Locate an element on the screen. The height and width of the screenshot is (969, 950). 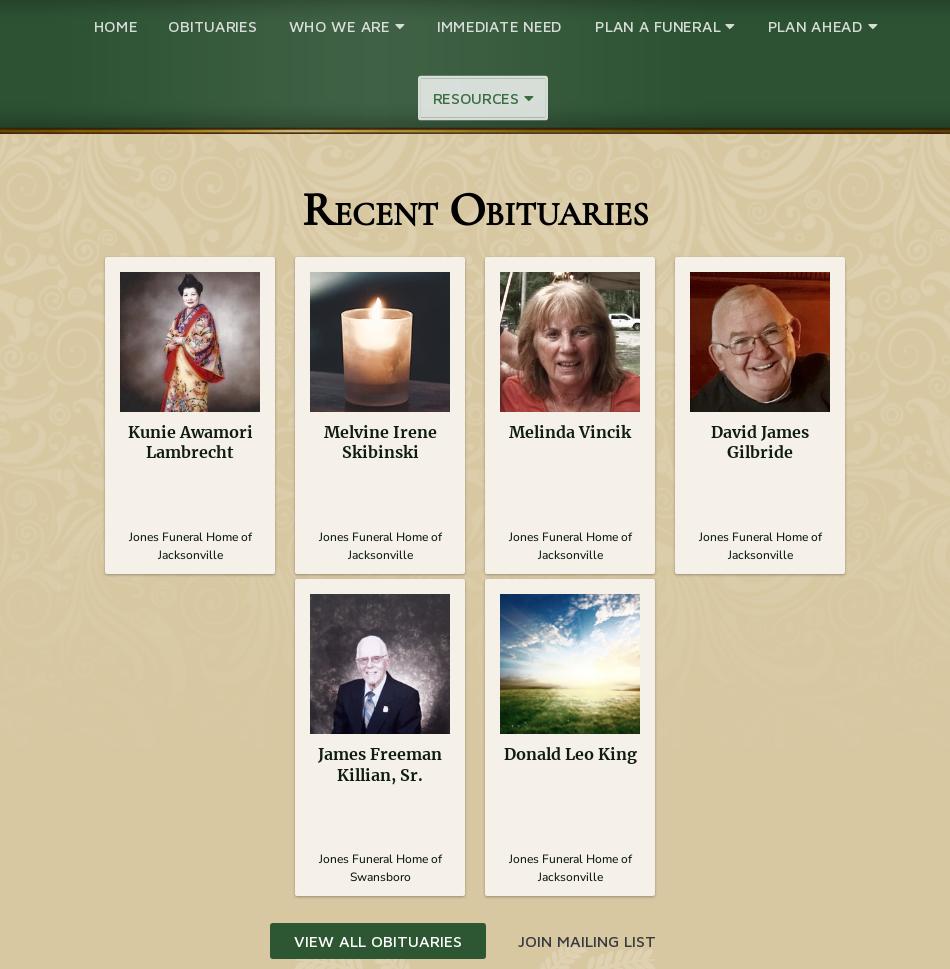
'Jones Funeral Home of Swansboro' is located at coordinates (378, 865).